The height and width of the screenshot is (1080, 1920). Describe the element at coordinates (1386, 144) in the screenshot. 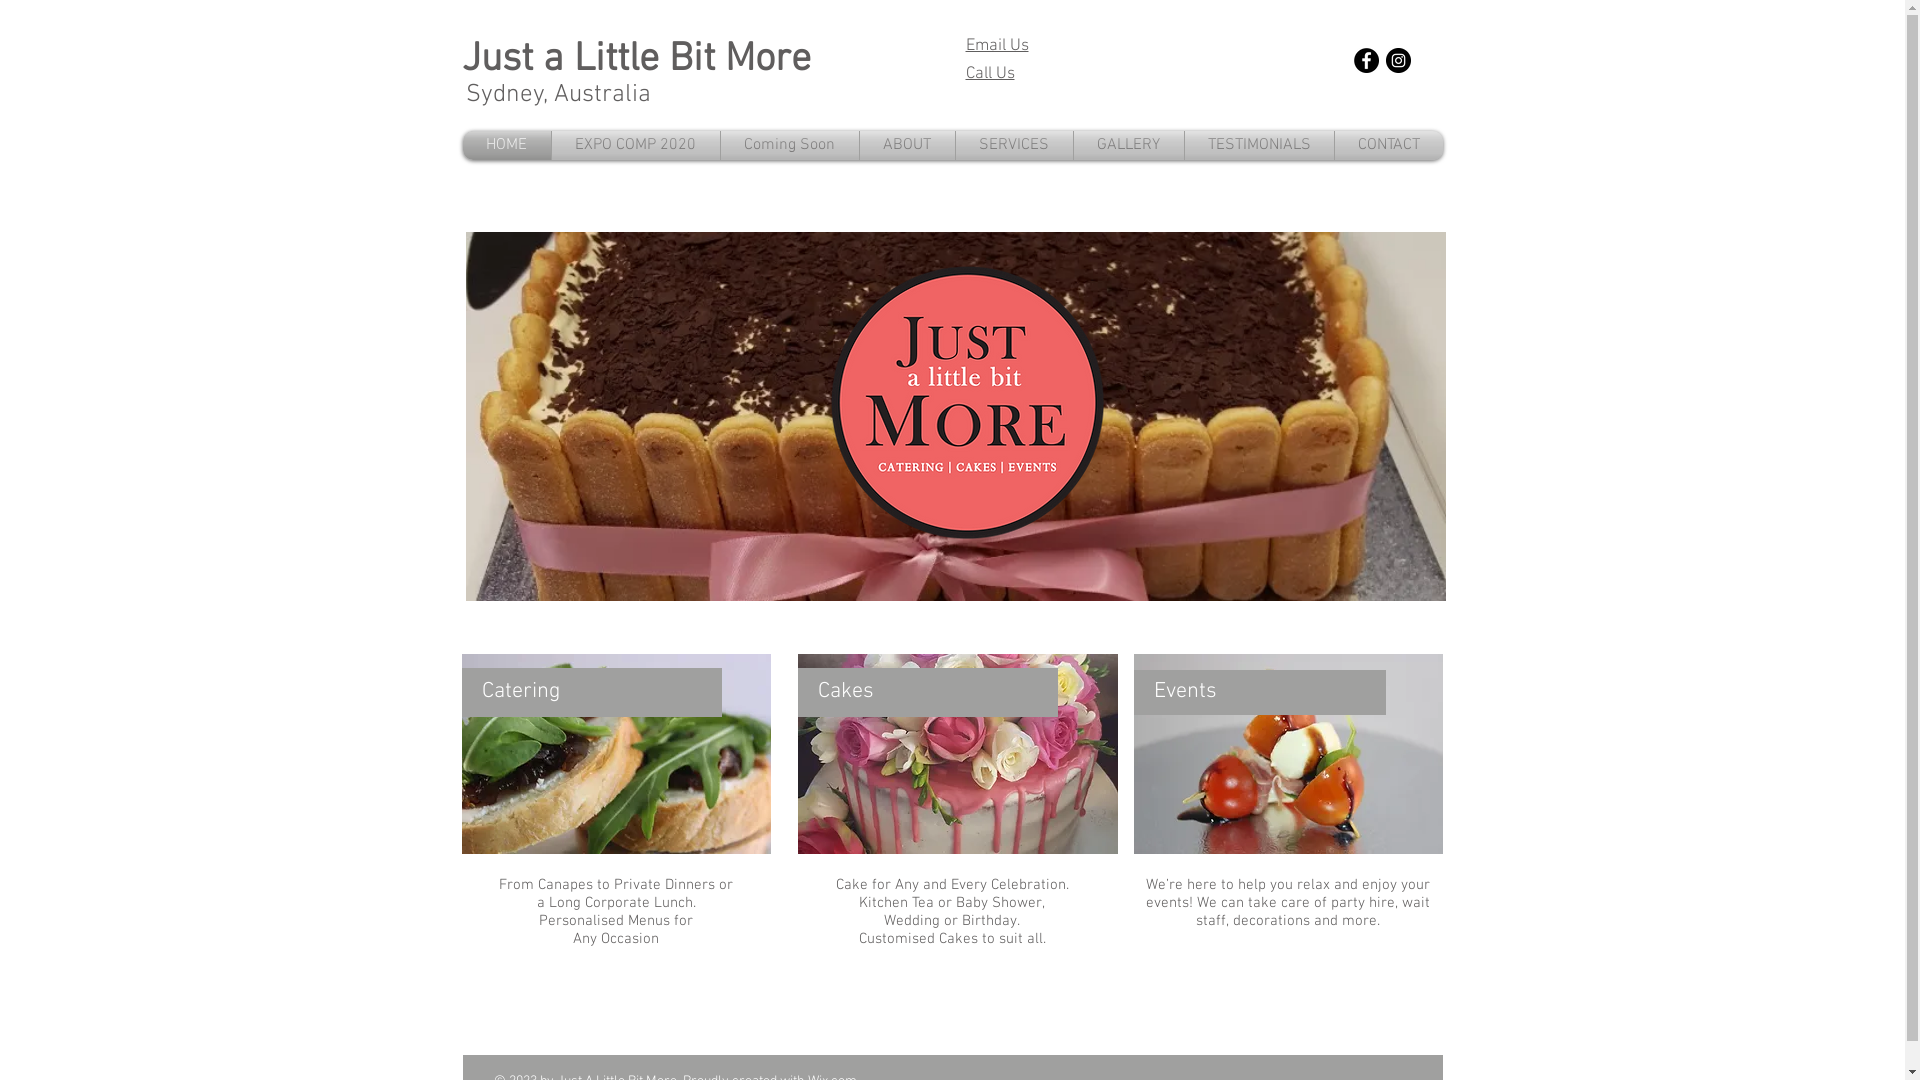

I see `'CONTACT'` at that location.